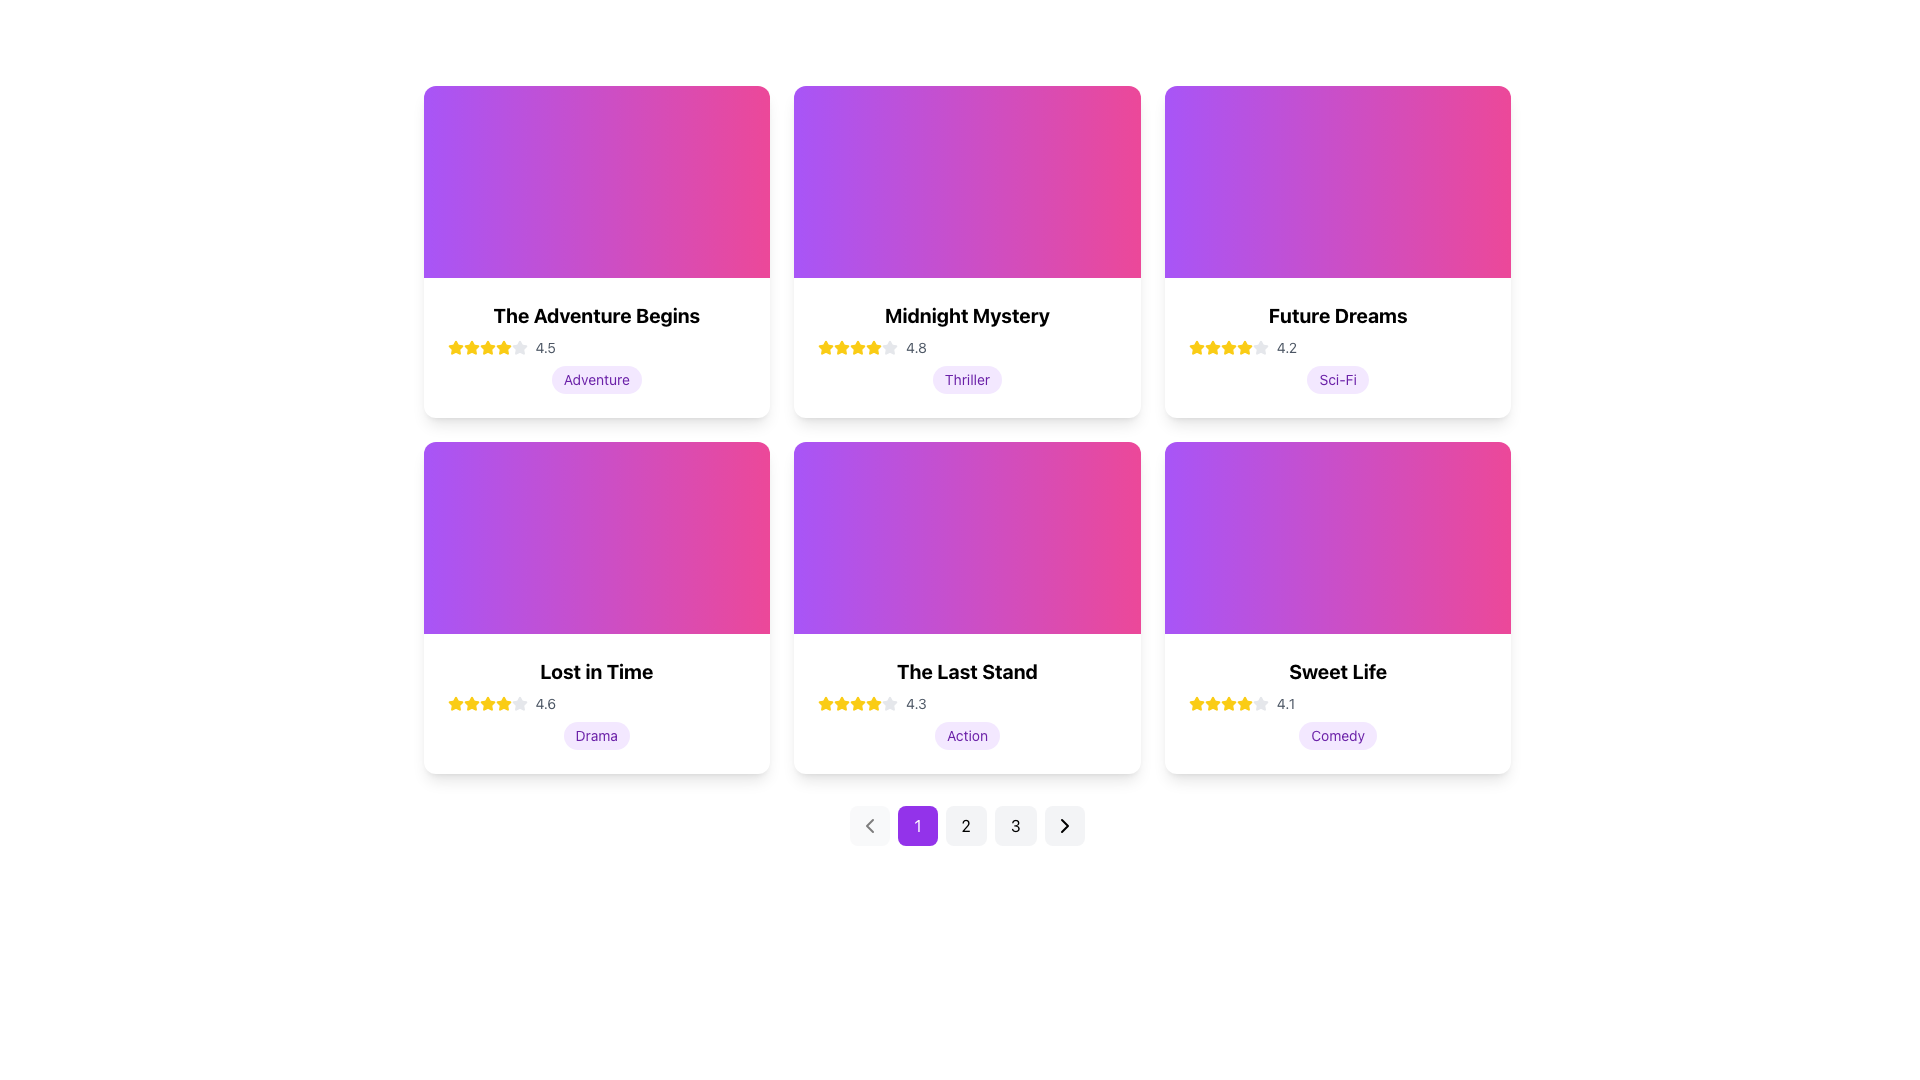 The height and width of the screenshot is (1080, 1920). I want to click on tag labeled 'Drama' which is a compact rectangular element with a light purple background located centrally within the card labeled 'Lost in Time', so click(595, 736).